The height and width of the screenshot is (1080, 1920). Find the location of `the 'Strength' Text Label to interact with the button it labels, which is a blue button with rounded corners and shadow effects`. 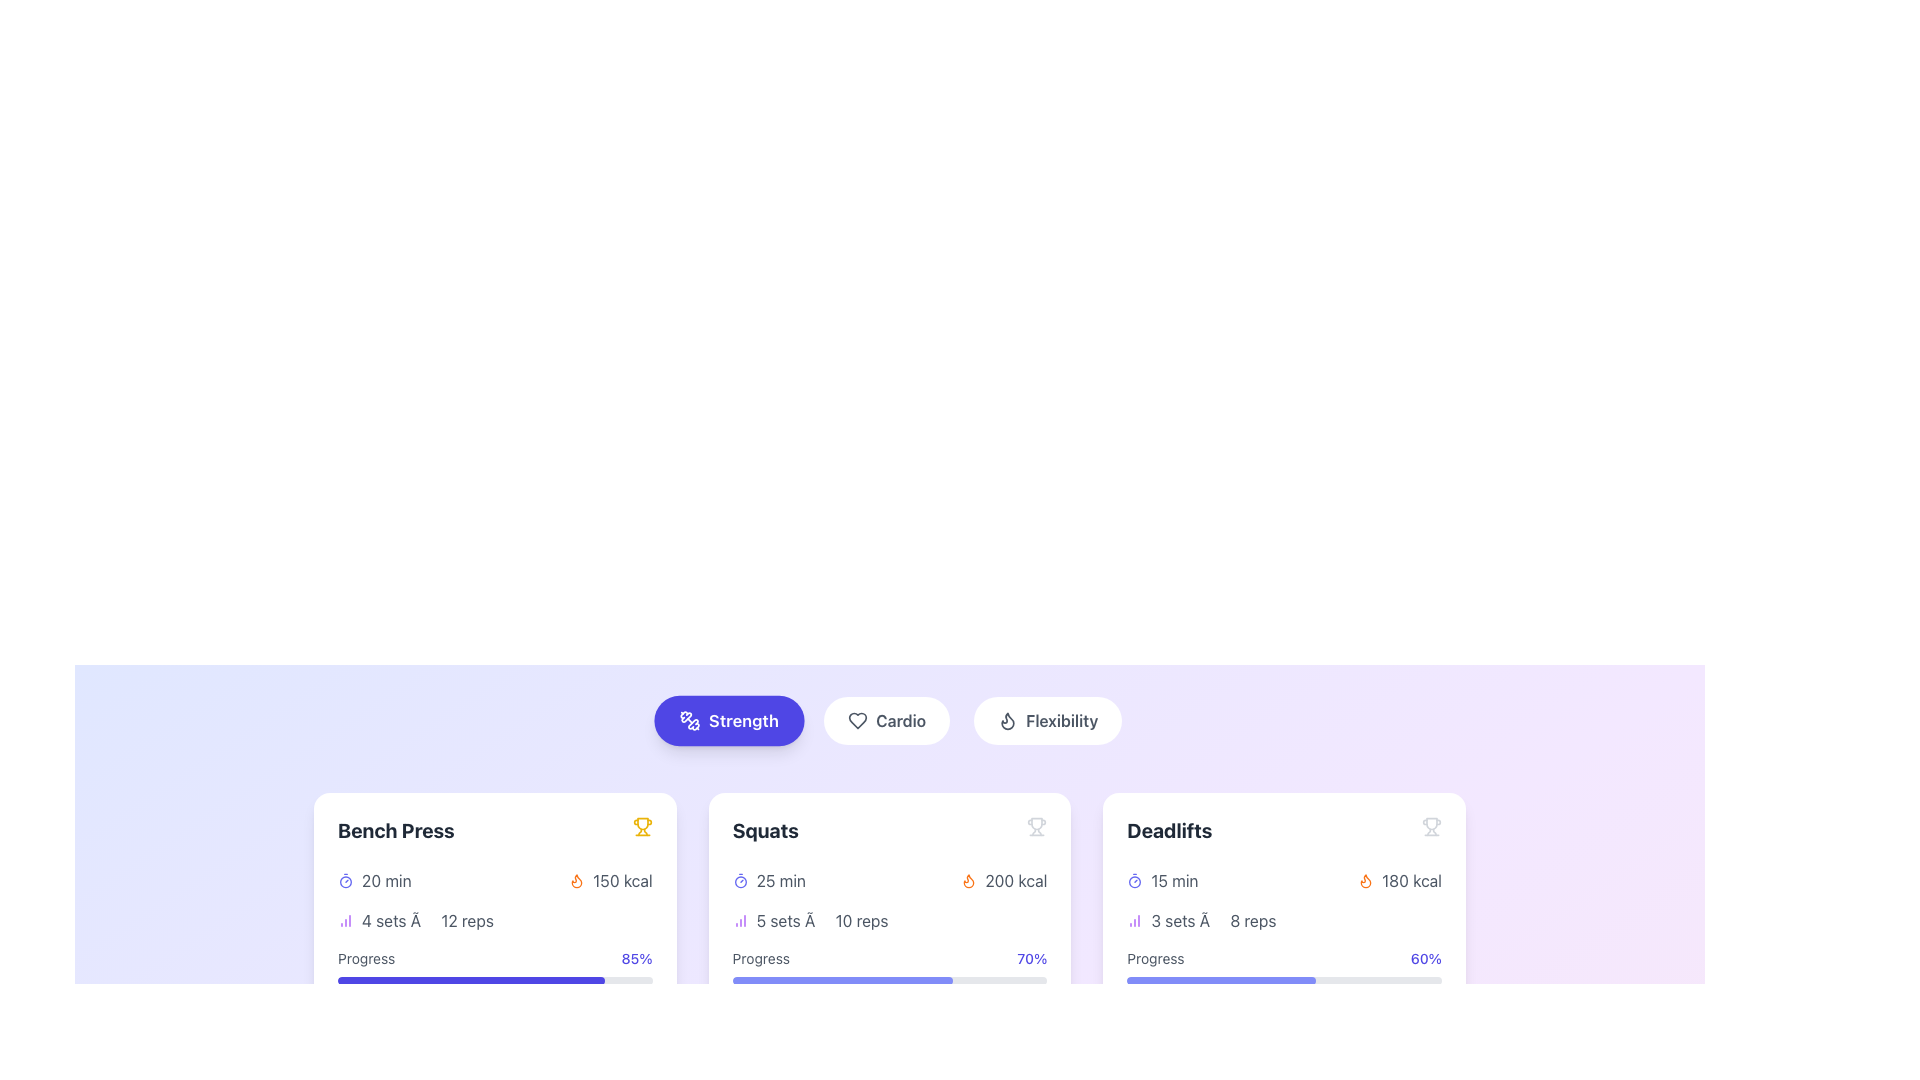

the 'Strength' Text Label to interact with the button it labels, which is a blue button with rounded corners and shadow effects is located at coordinates (742, 721).